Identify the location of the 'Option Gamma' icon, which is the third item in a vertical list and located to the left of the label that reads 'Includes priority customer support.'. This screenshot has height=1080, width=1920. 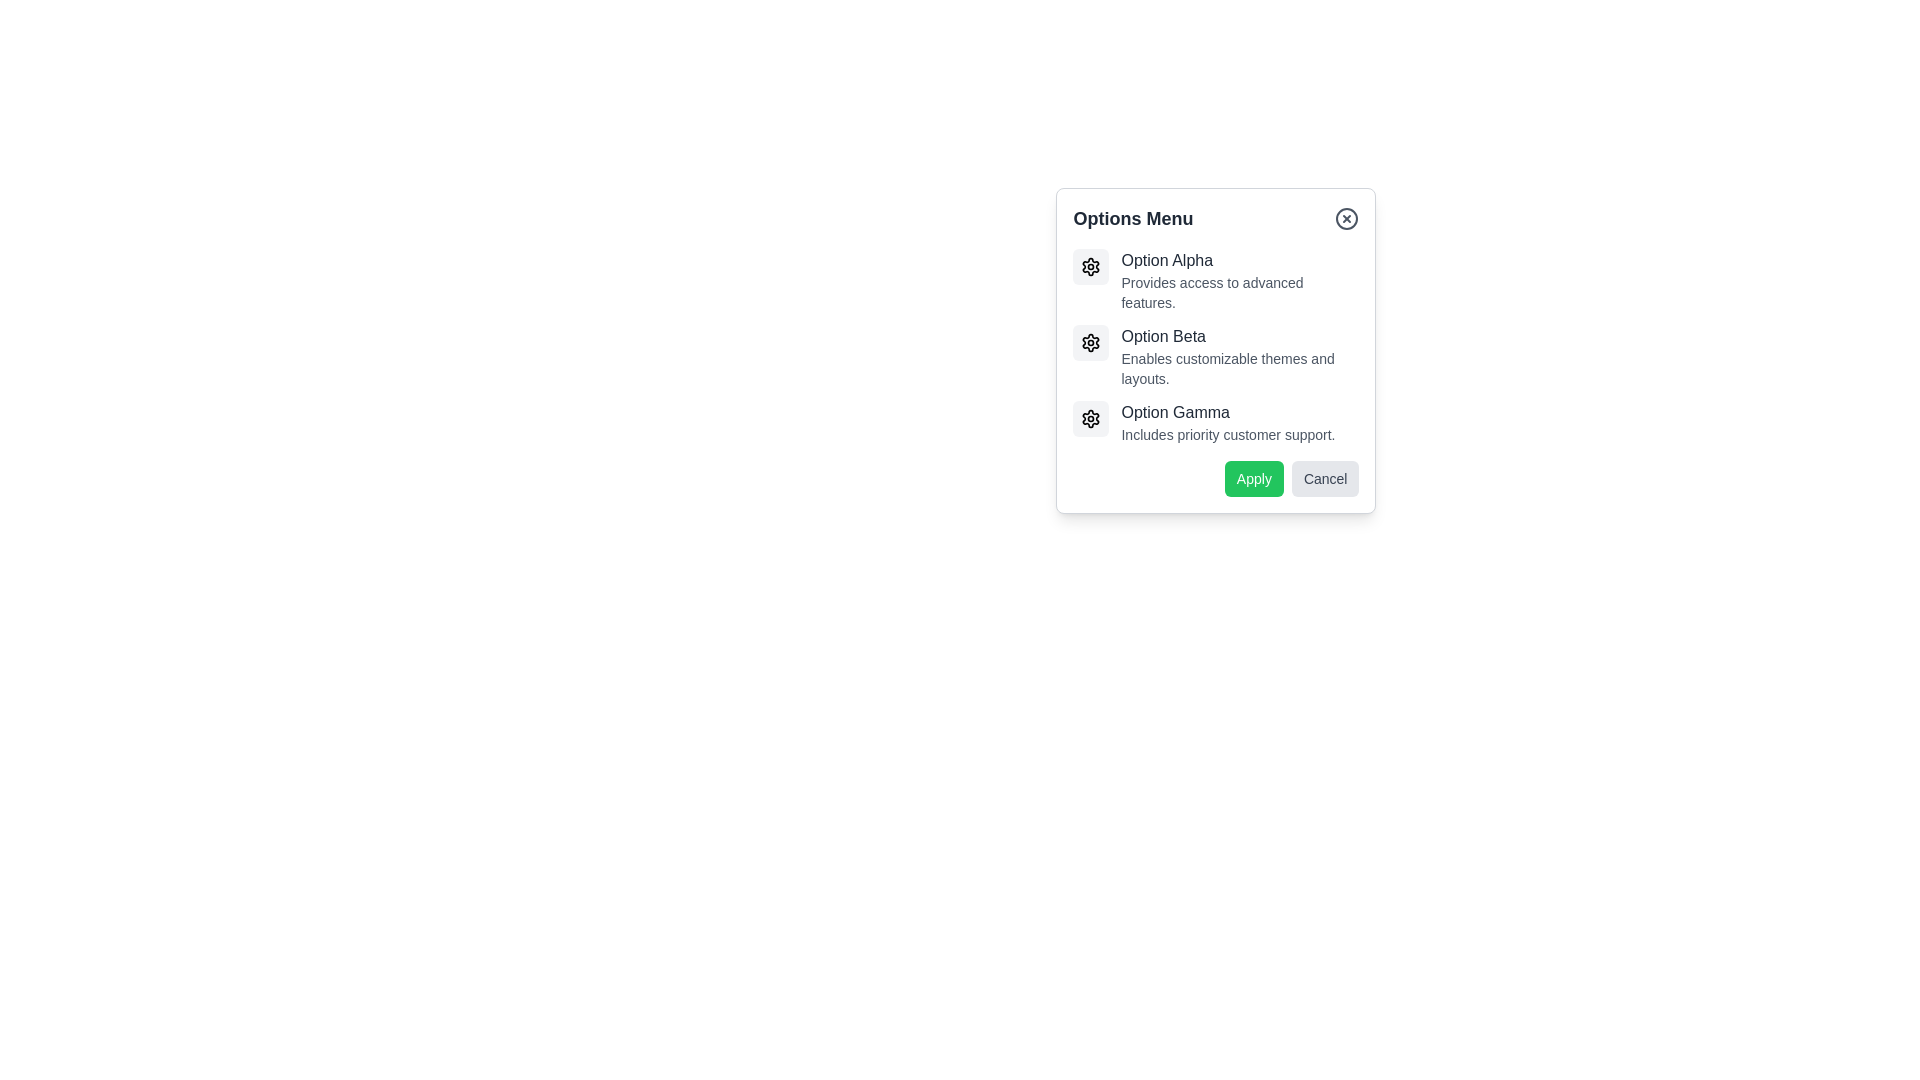
(1090, 418).